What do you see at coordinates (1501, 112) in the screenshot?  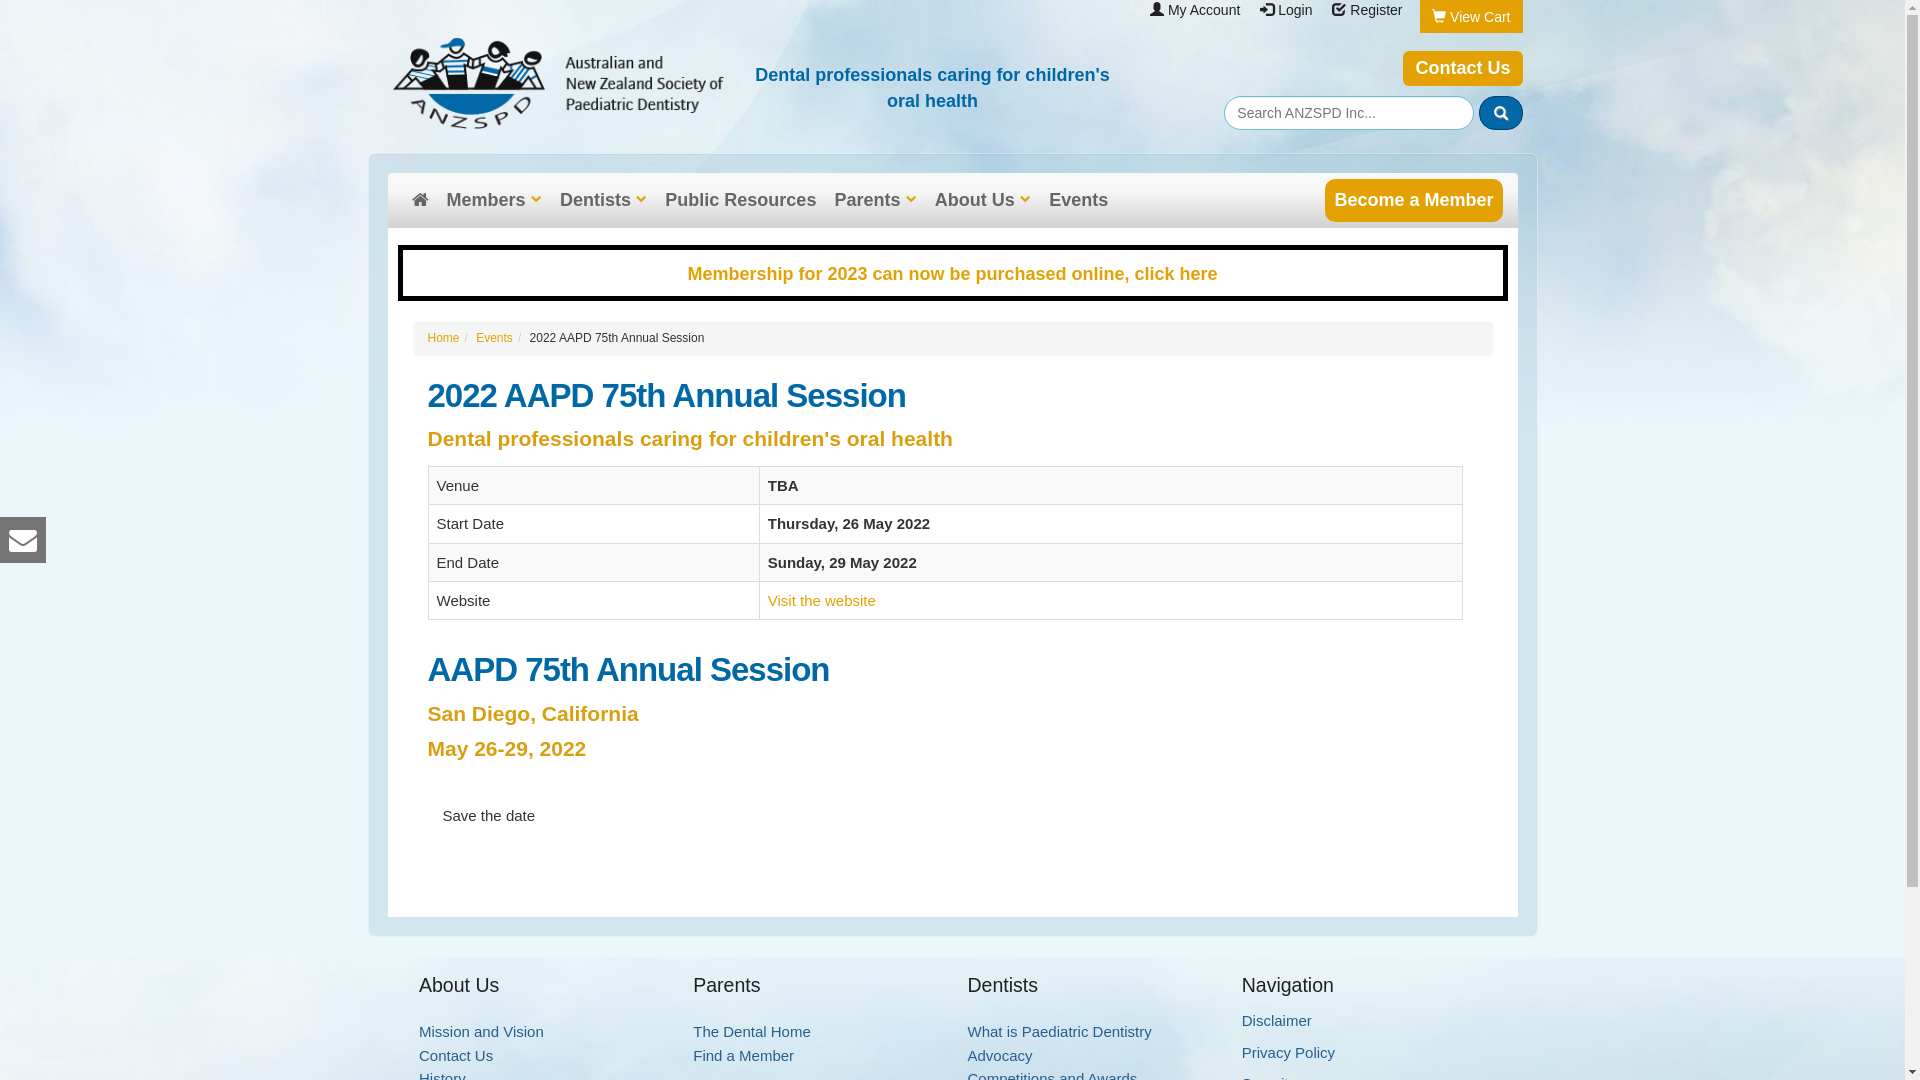 I see `'Search'` at bounding box center [1501, 112].